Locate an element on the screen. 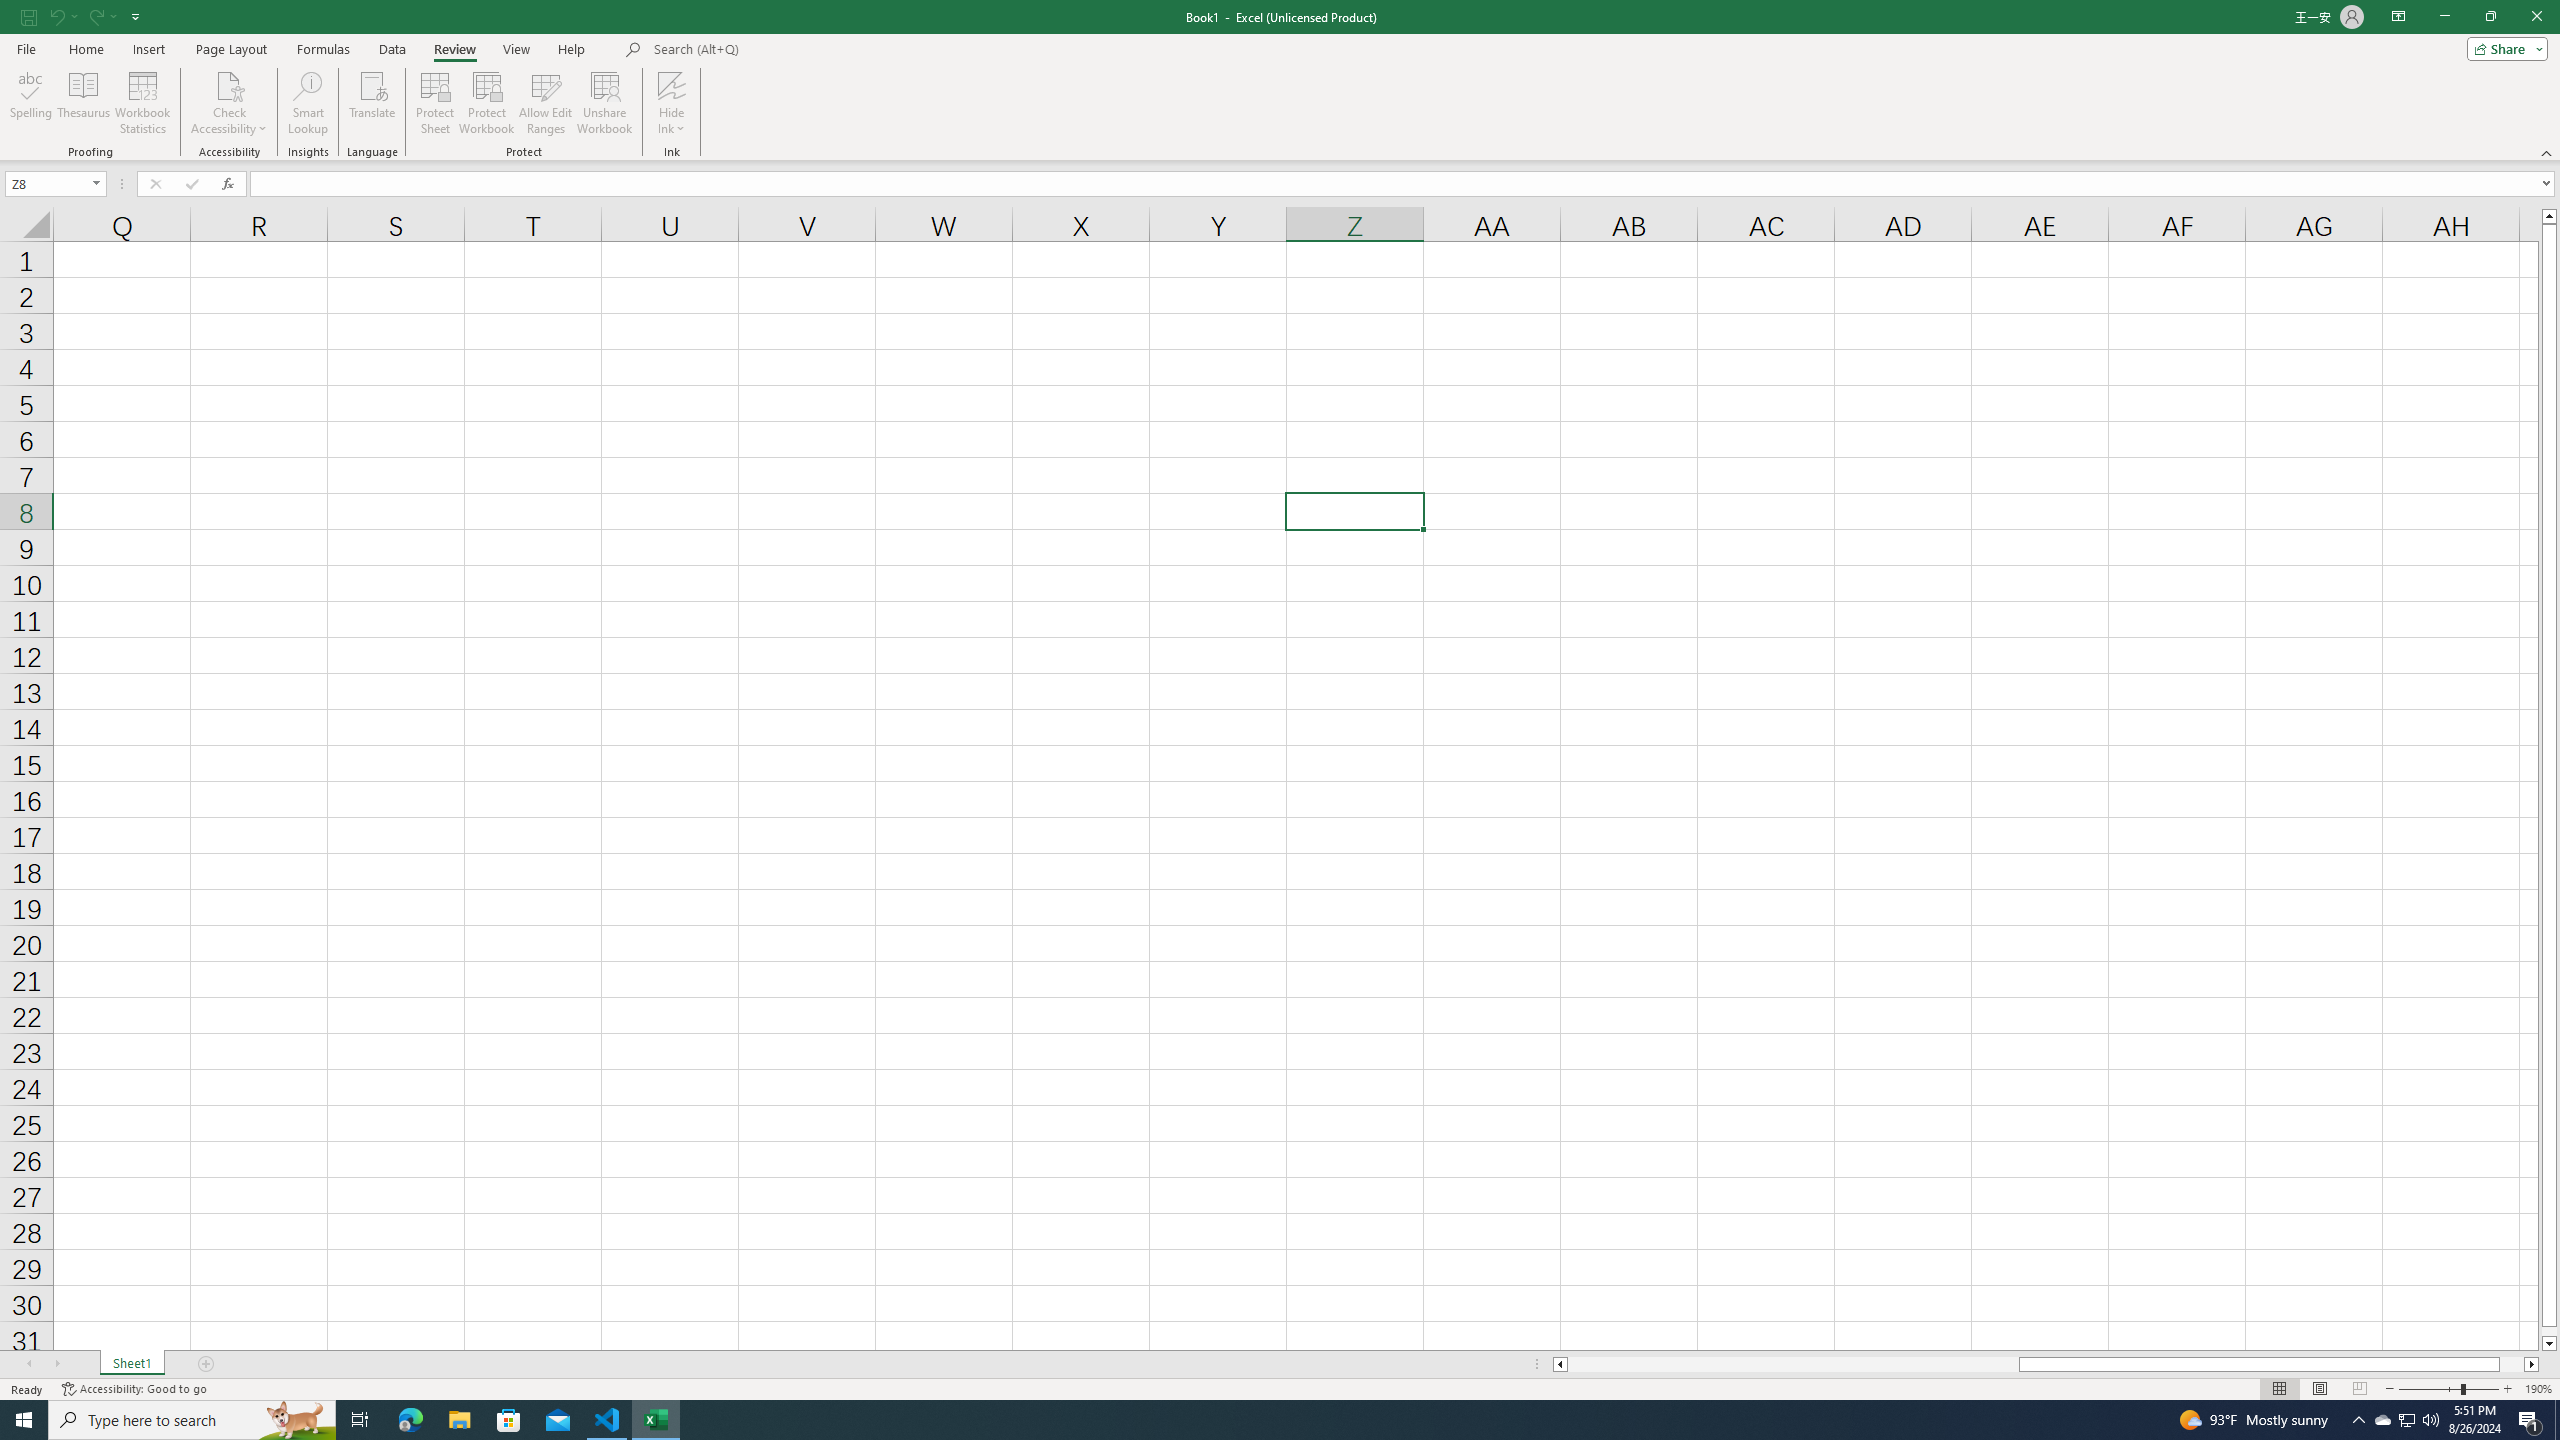 The height and width of the screenshot is (1440, 2560). 'Unshare Workbook' is located at coordinates (604, 103).